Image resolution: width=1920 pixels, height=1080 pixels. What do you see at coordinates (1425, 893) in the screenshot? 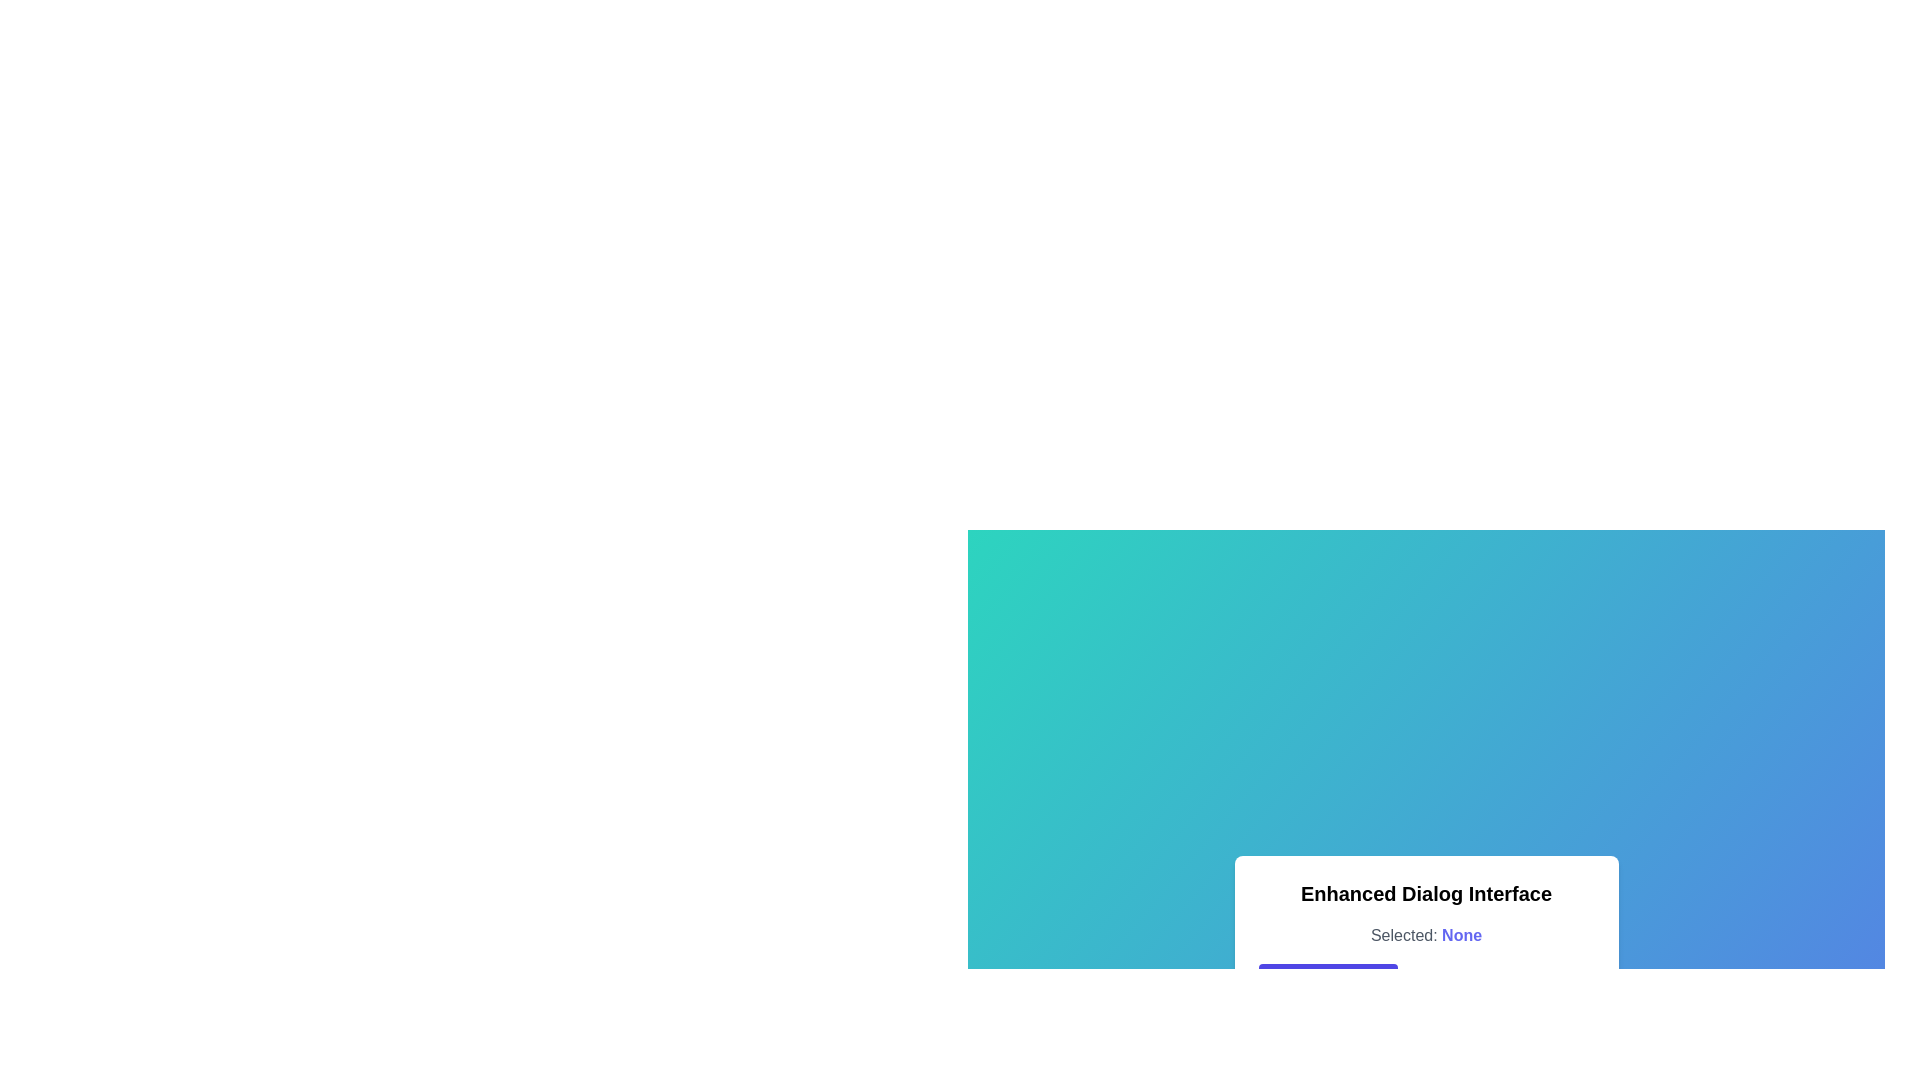
I see `the heading 'Enhanced Dialog Interface' to ensure it is visible` at bounding box center [1425, 893].